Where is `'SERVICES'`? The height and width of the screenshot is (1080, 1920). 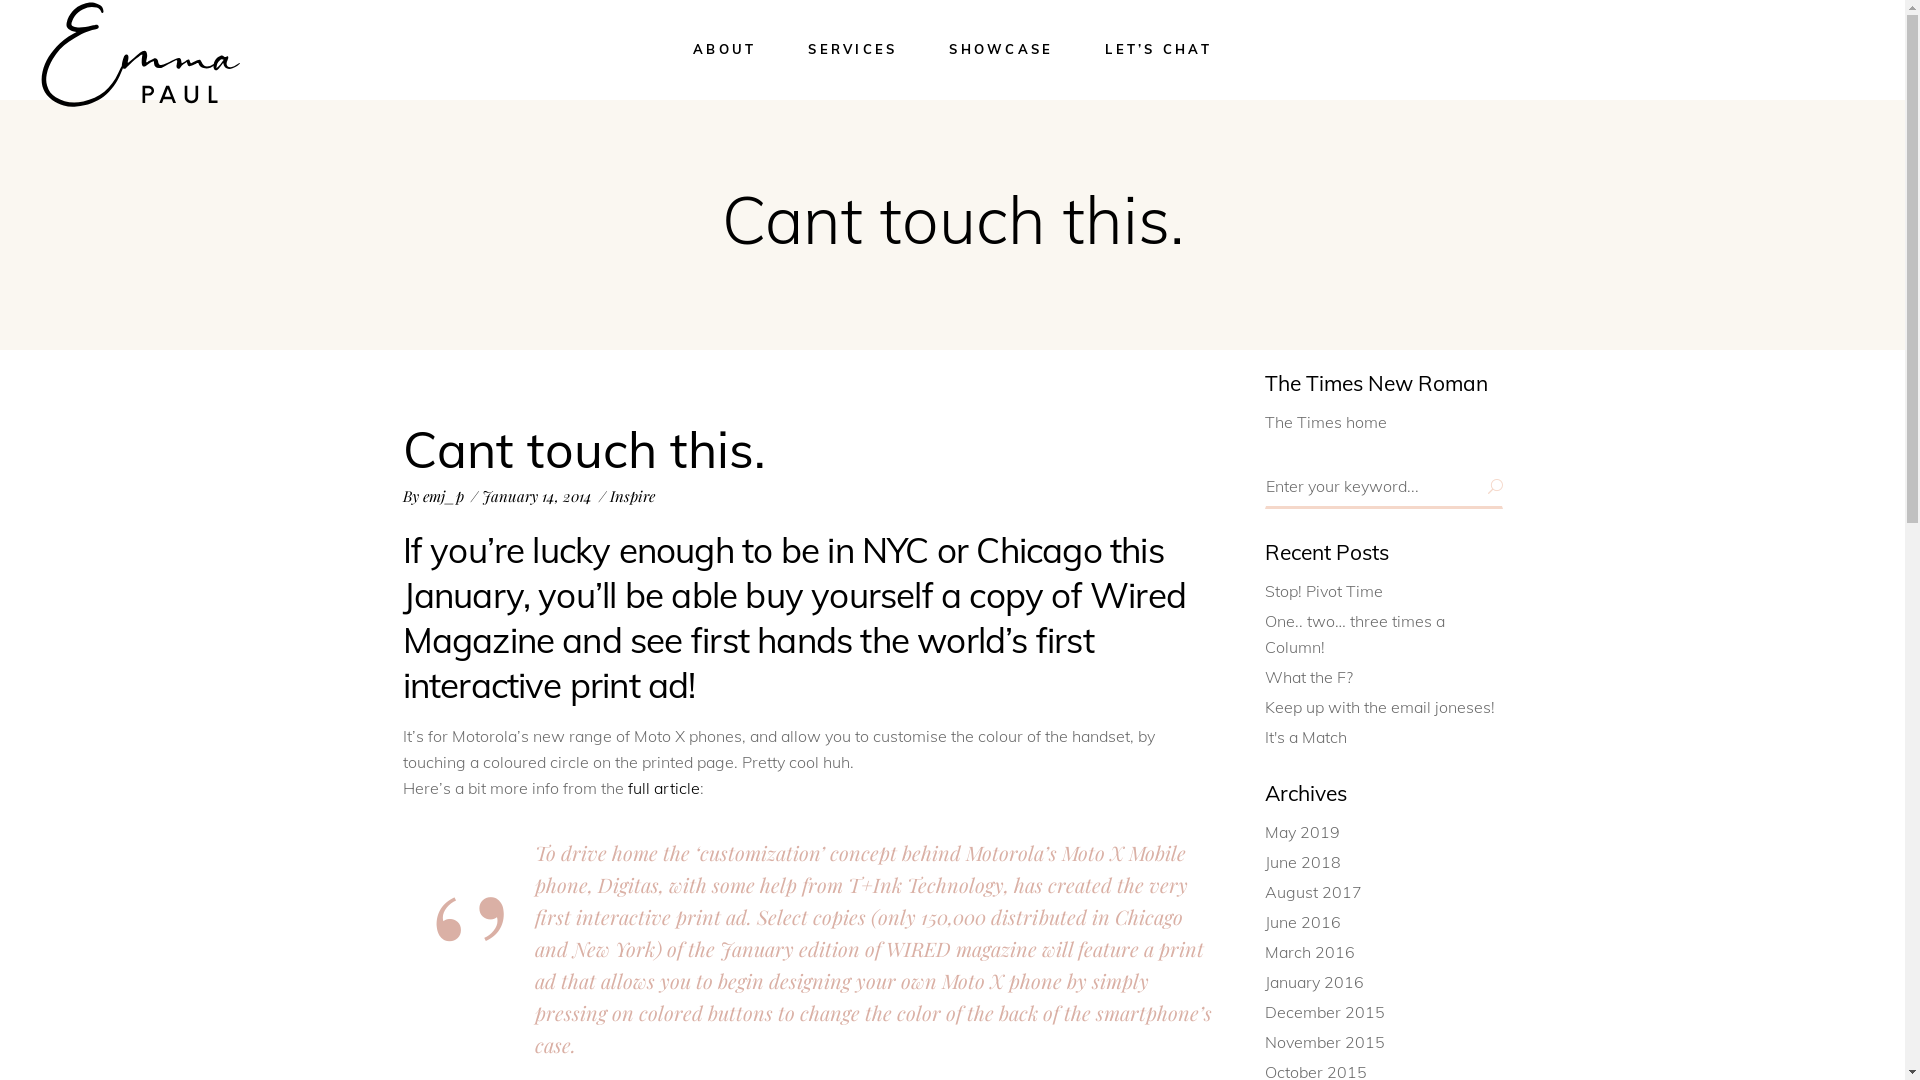
'SERVICES' is located at coordinates (781, 49).